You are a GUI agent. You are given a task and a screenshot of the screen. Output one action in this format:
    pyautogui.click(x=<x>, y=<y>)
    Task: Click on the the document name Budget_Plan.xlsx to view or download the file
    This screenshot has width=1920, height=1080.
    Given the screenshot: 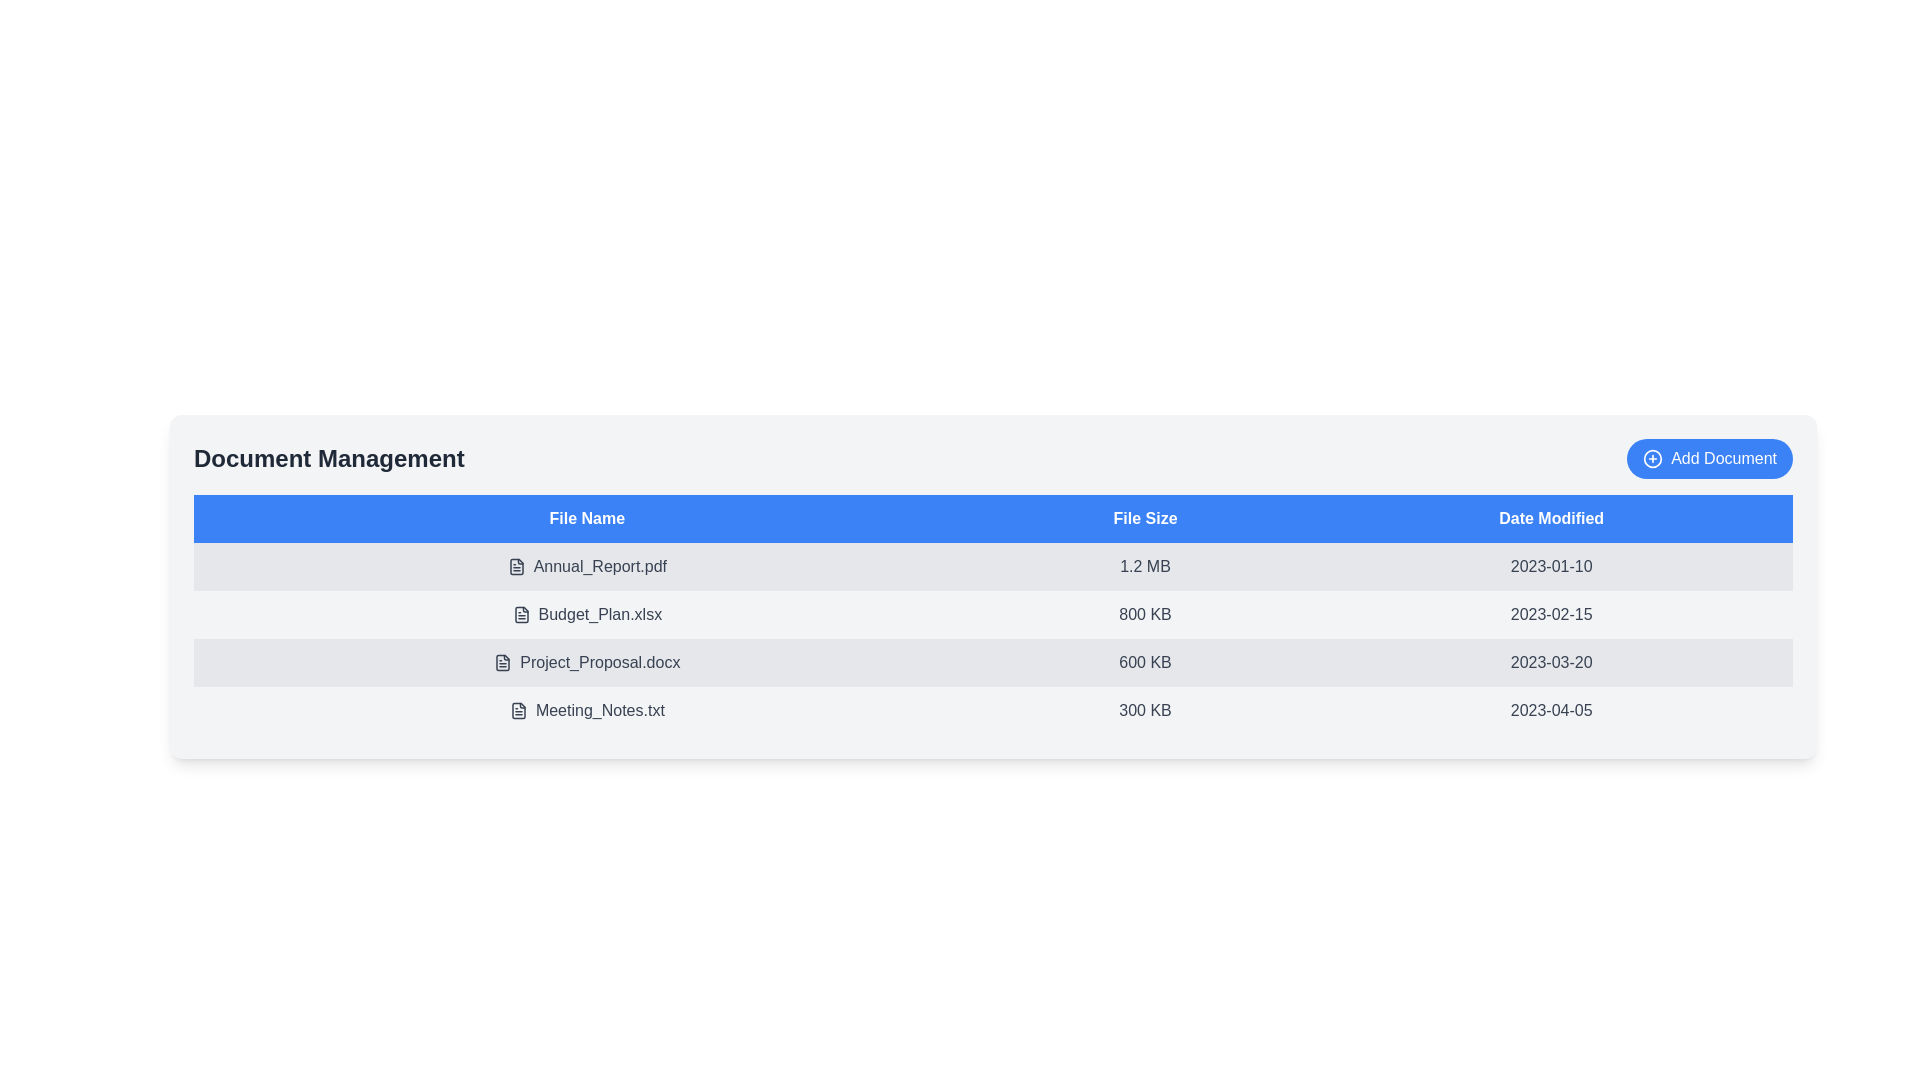 What is the action you would take?
    pyautogui.click(x=586, y=613)
    